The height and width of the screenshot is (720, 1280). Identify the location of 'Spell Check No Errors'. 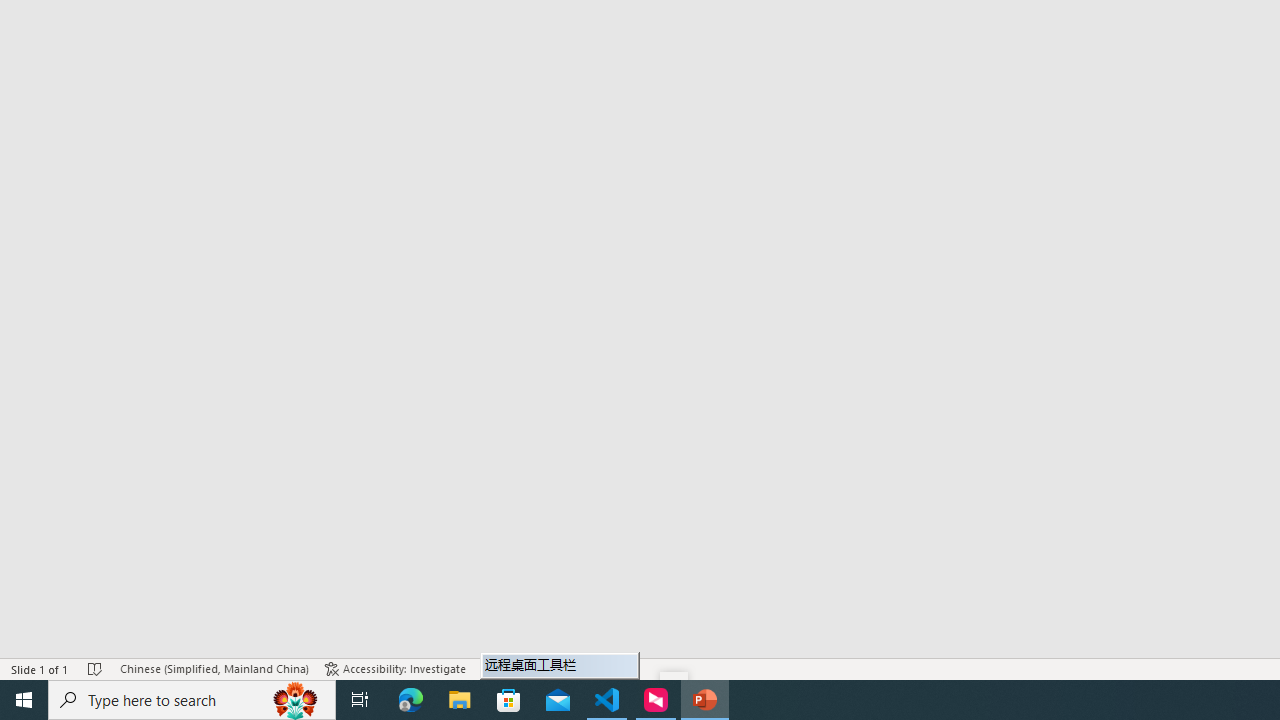
(95, 669).